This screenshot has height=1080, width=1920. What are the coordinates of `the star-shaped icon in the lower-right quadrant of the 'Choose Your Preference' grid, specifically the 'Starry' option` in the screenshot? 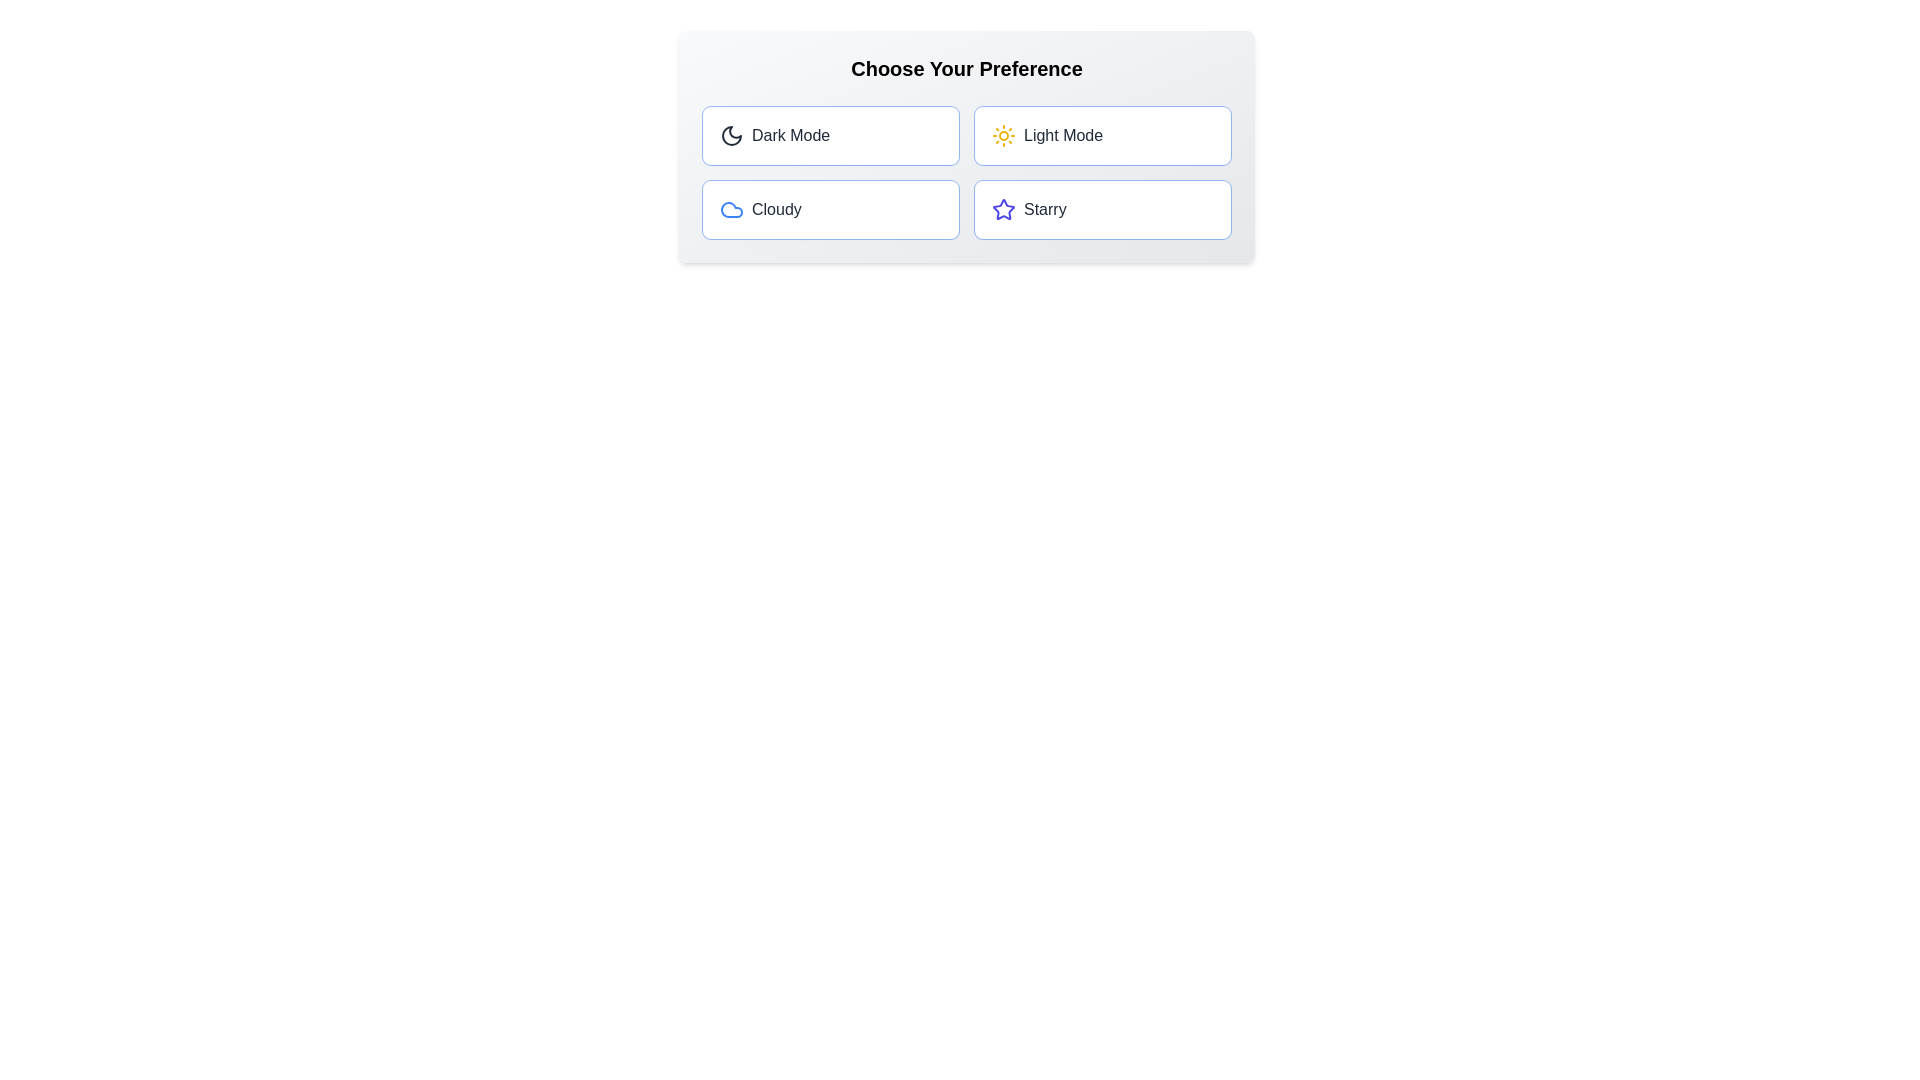 It's located at (1003, 208).